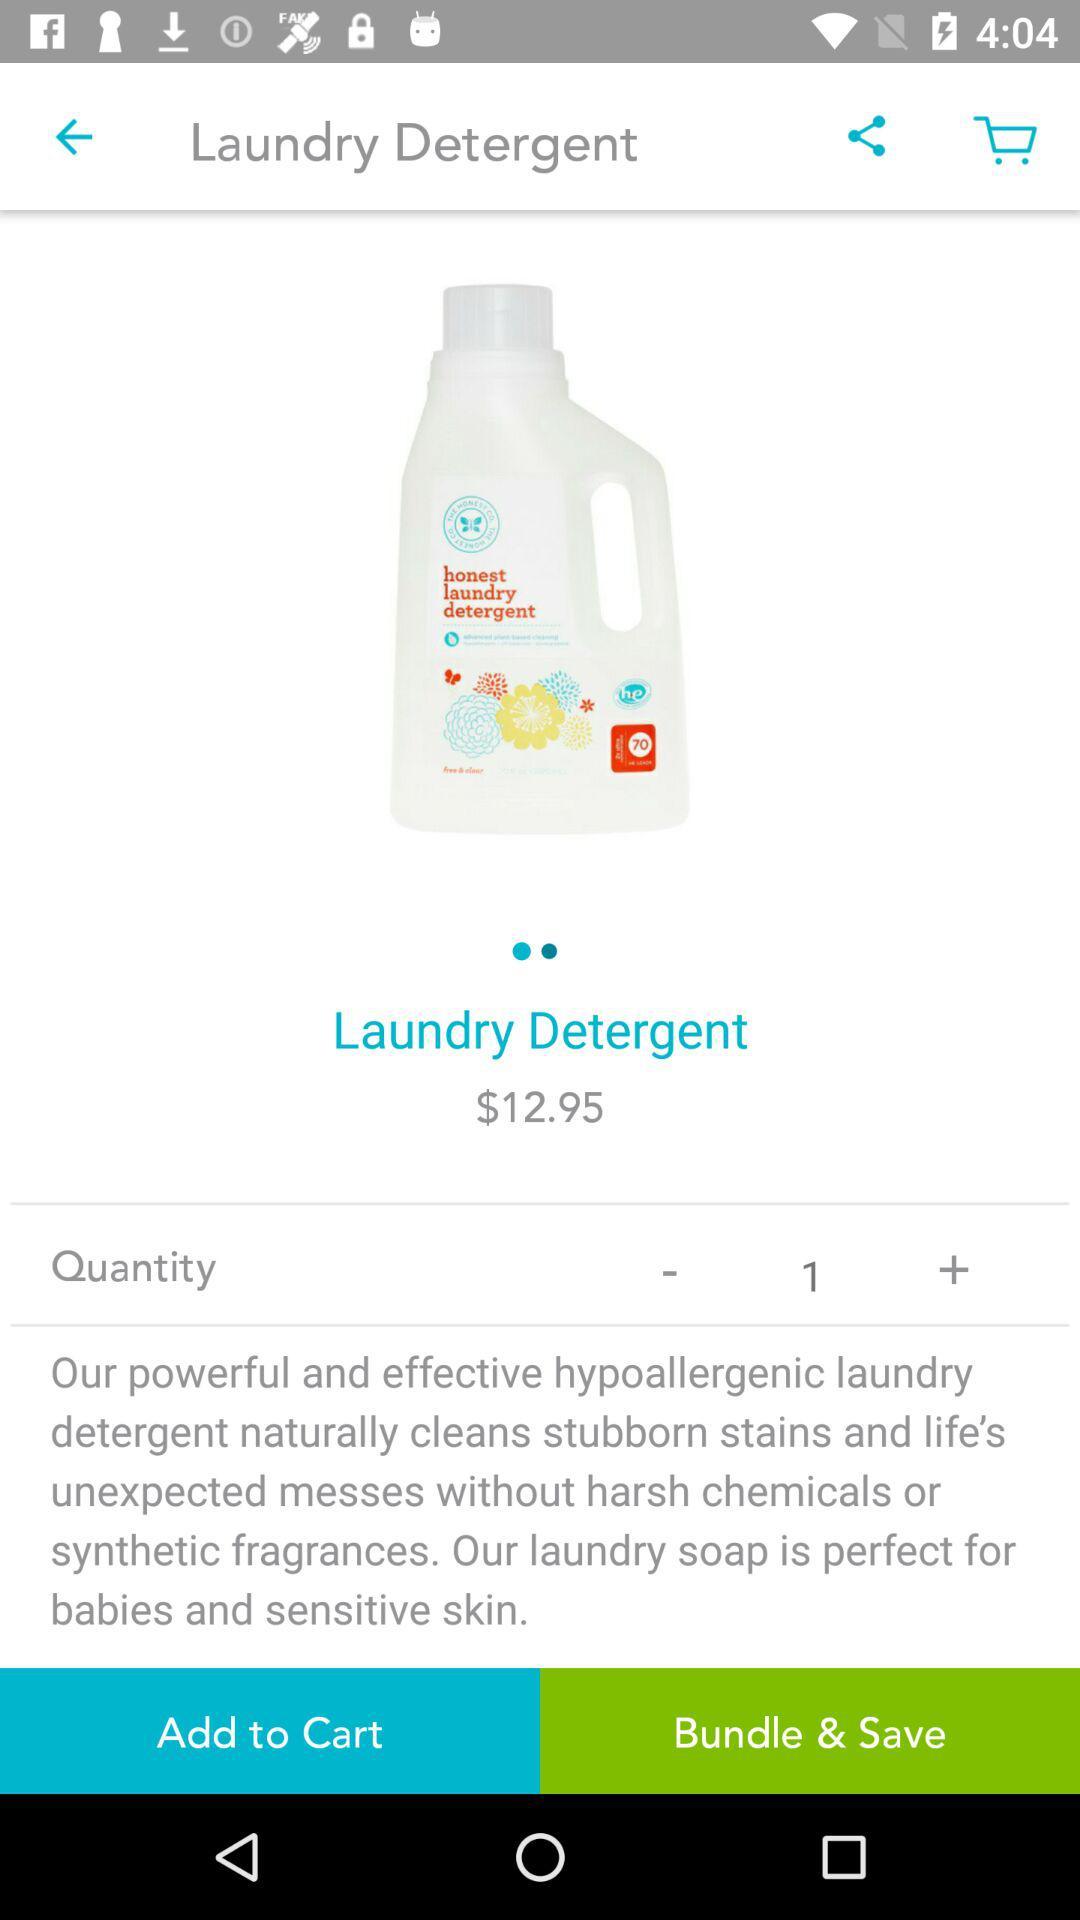 This screenshot has width=1080, height=1920. I want to click on the icon next to quantity icon, so click(669, 1263).